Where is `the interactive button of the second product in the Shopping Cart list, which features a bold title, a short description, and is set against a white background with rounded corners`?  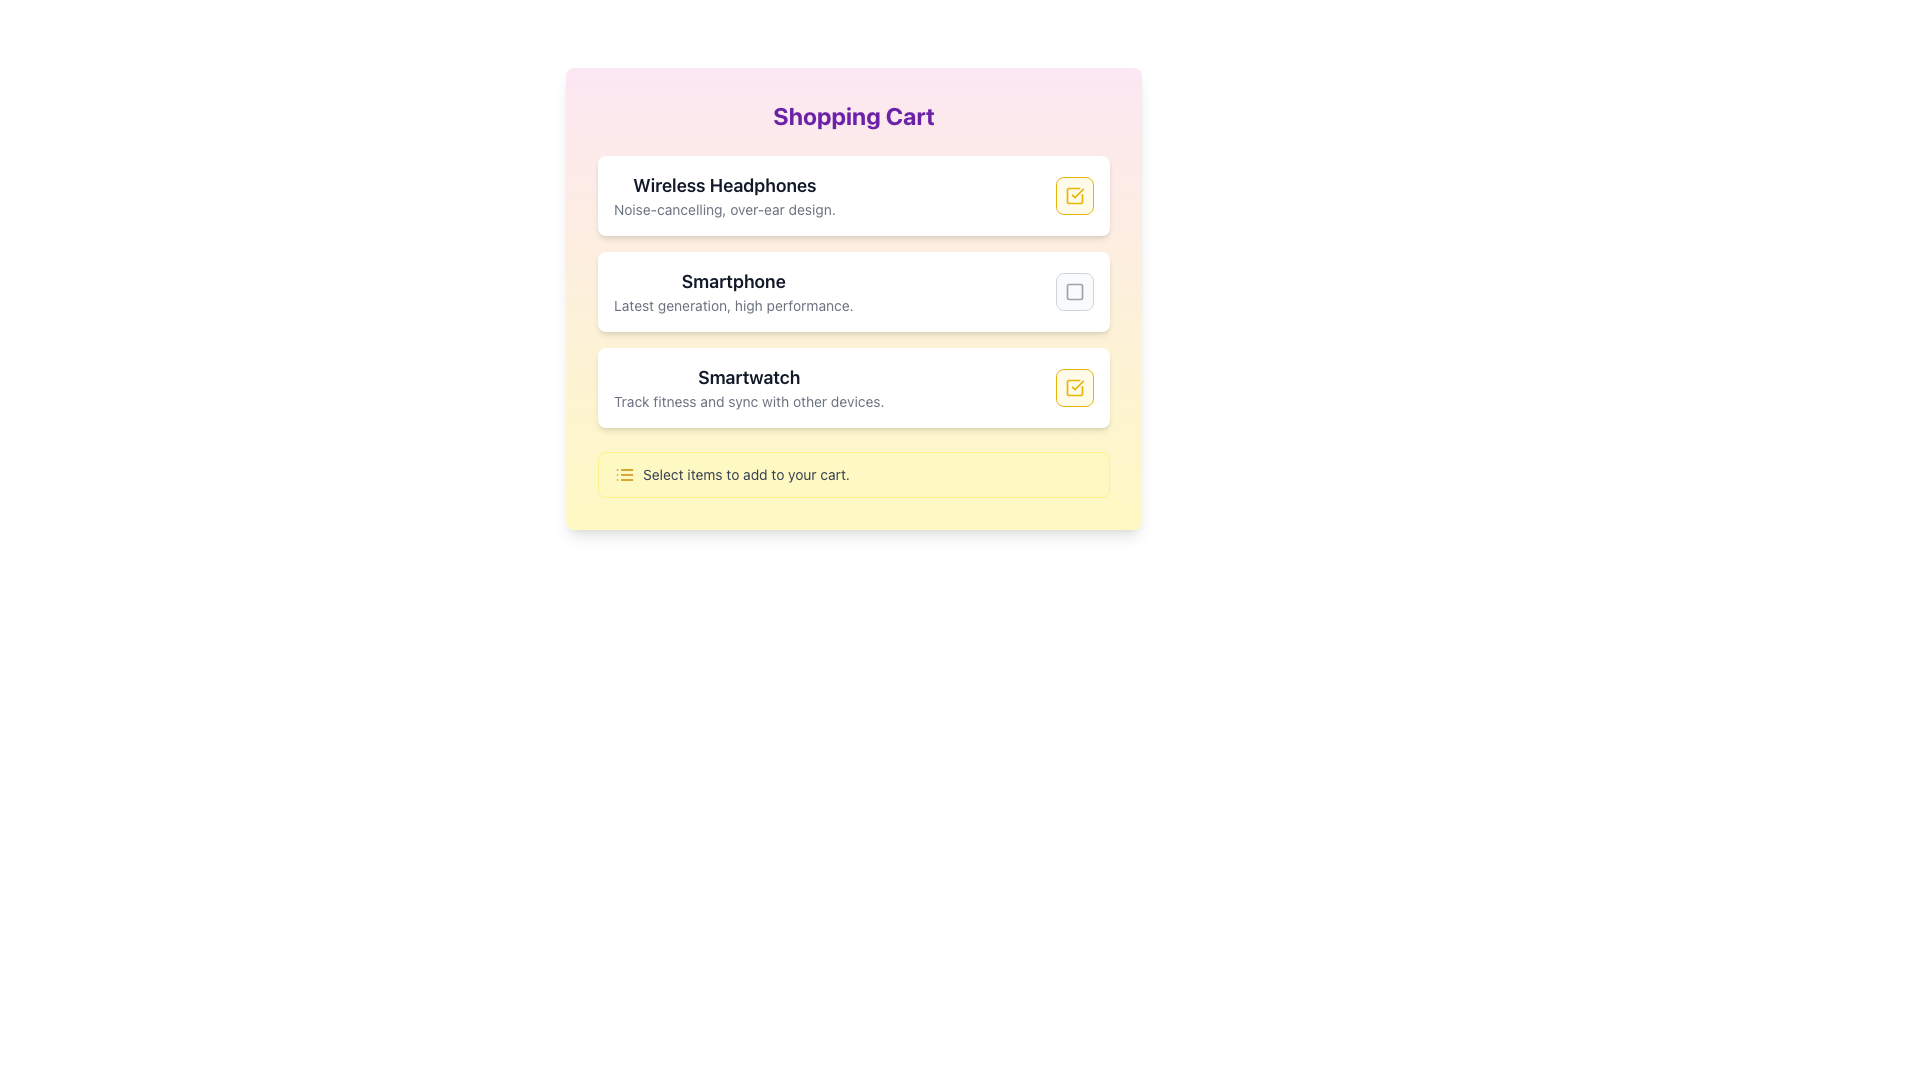 the interactive button of the second product in the Shopping Cart list, which features a bold title, a short description, and is set against a white background with rounded corners is located at coordinates (854, 292).